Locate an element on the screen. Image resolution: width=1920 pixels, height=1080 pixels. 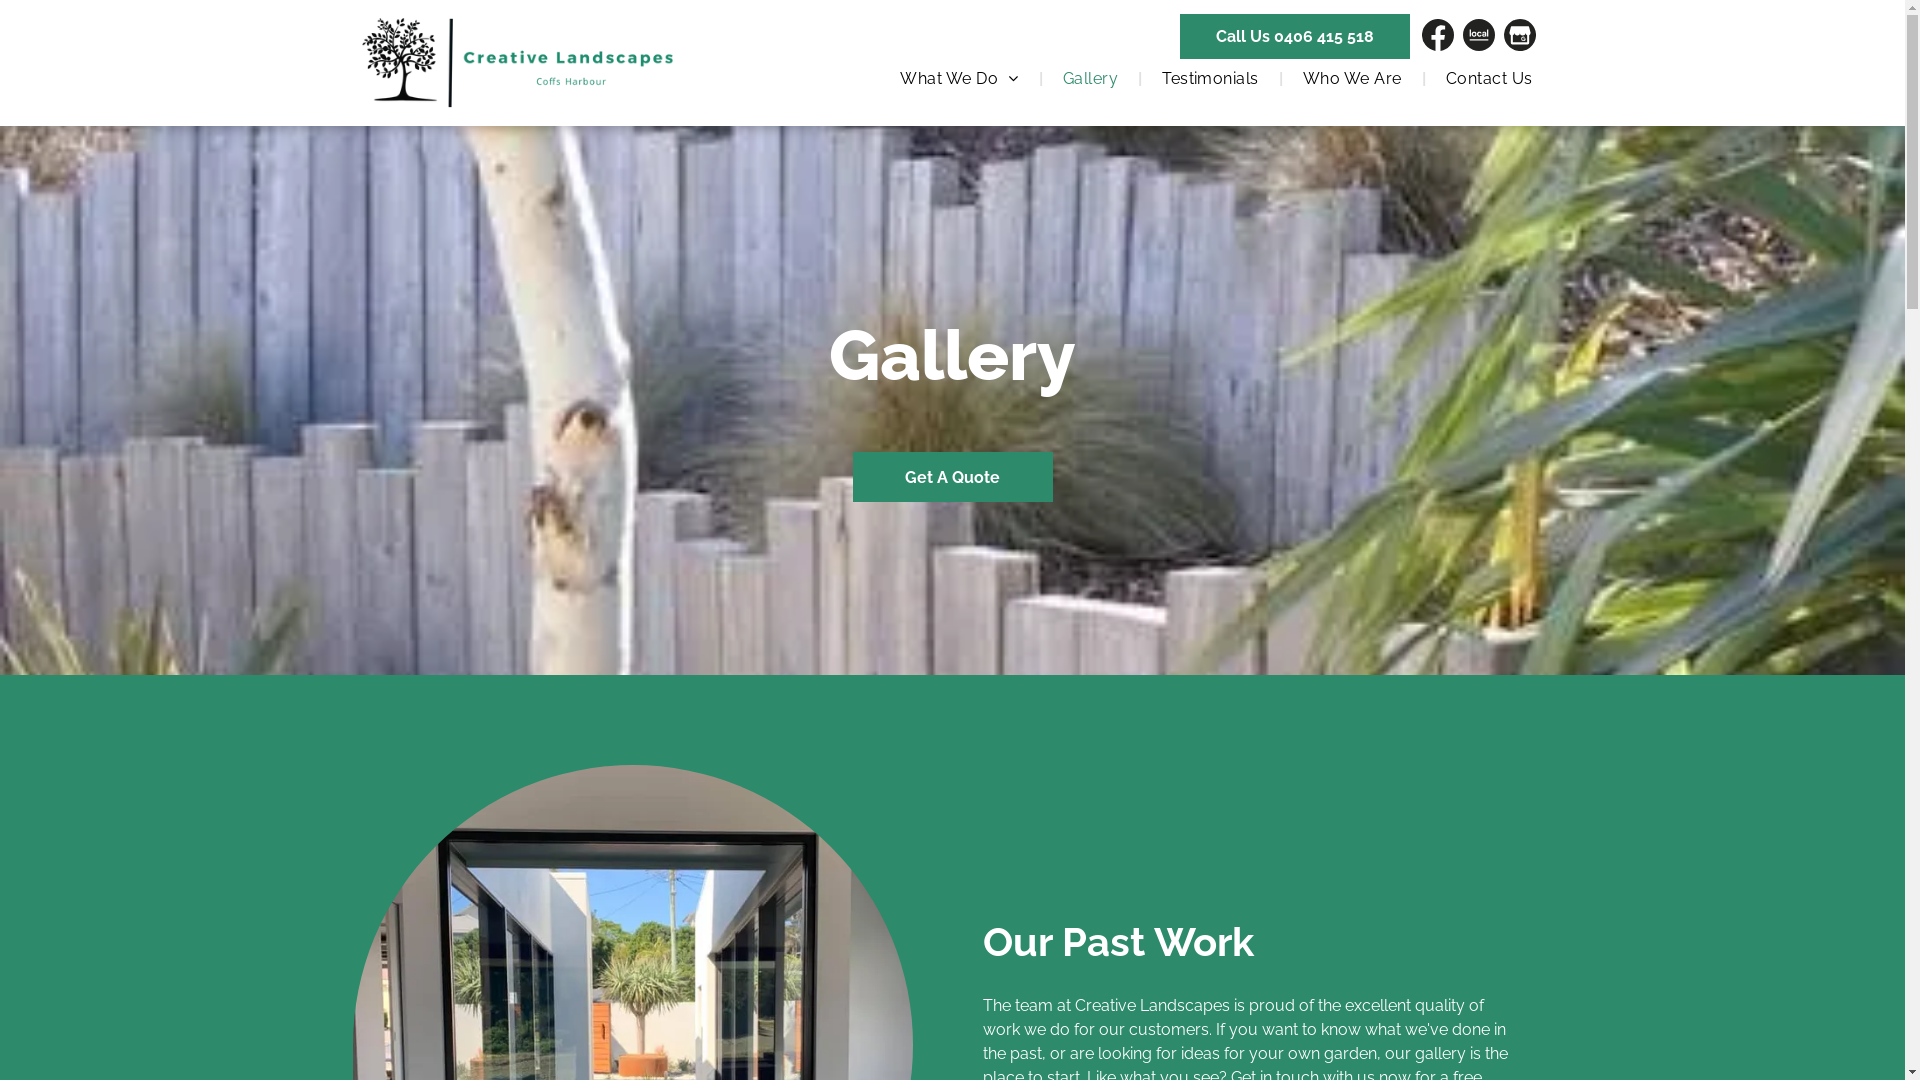
'www.localsearch.com.au' is located at coordinates (1463, 34).